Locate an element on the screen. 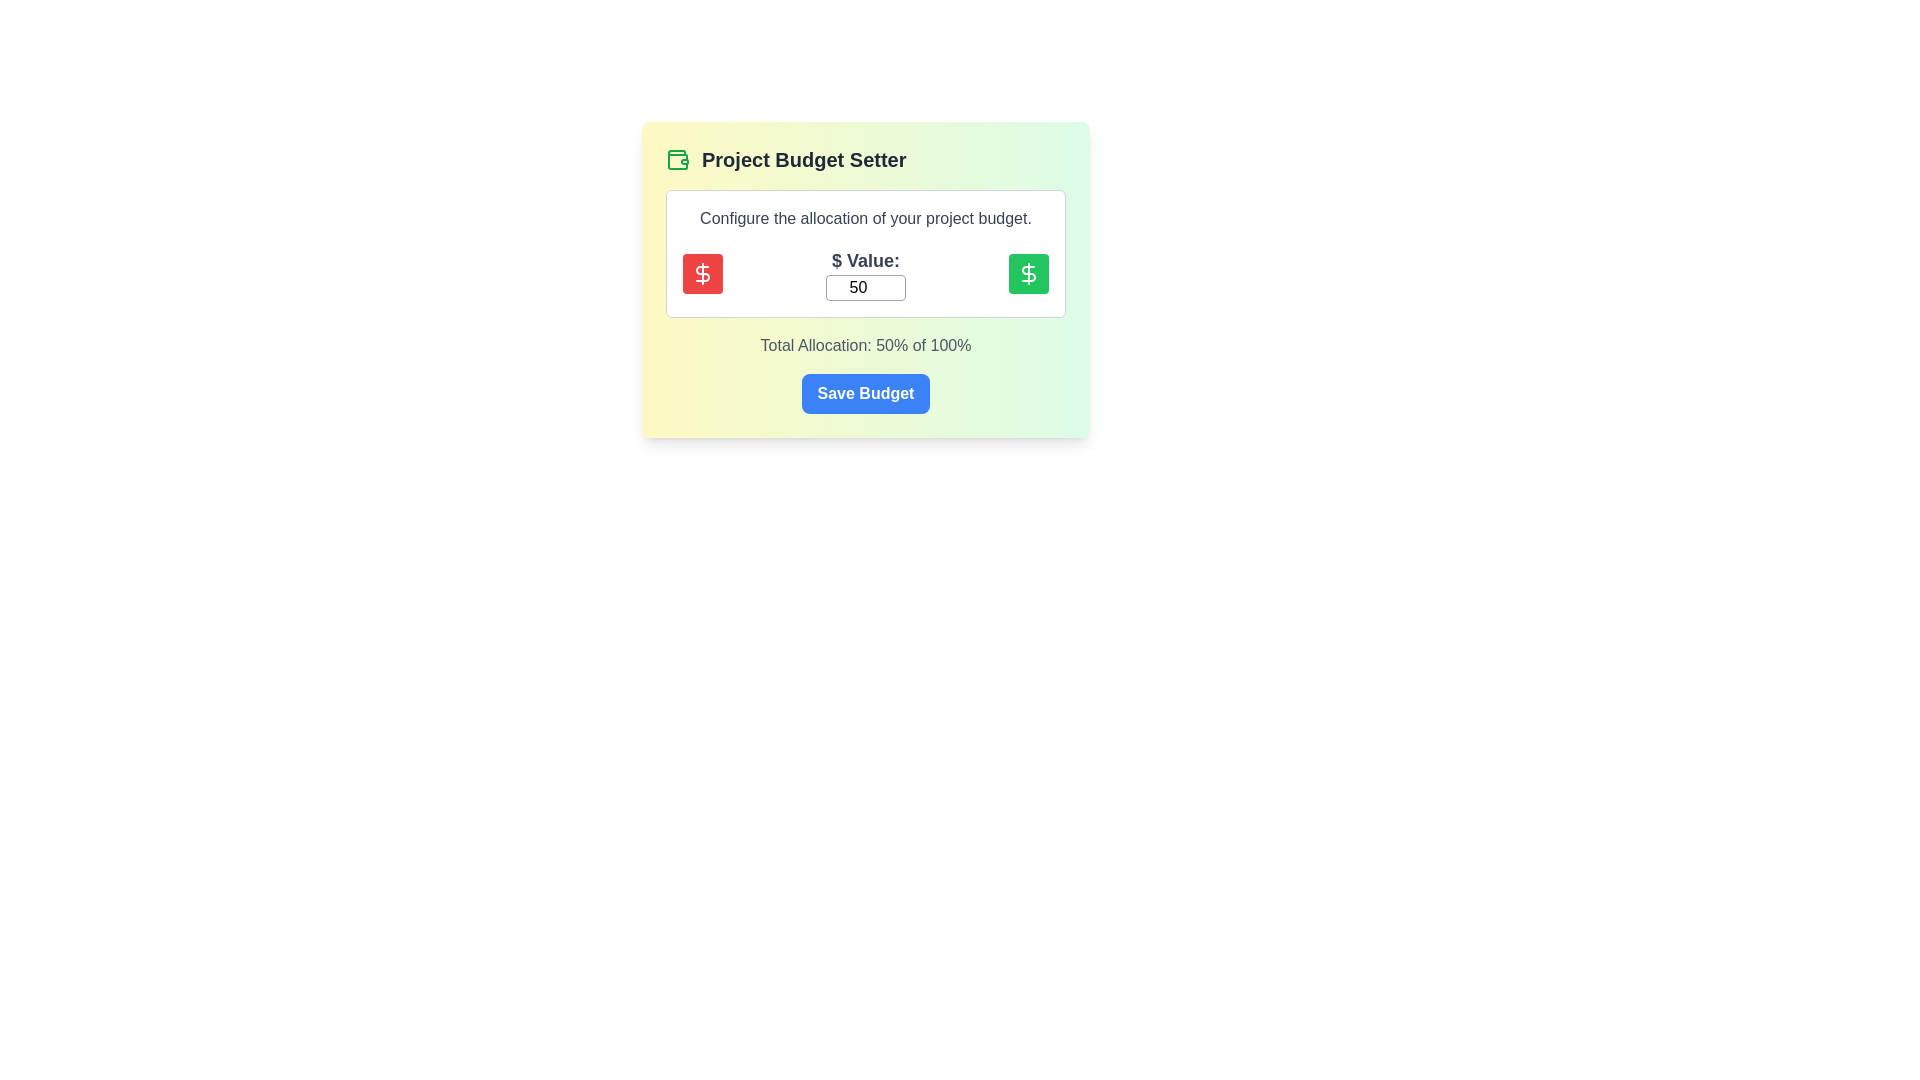 Image resolution: width=1920 pixels, height=1080 pixels. the 'Project Budget Setter' header with a green wallet icon at the top of the card interface is located at coordinates (865, 158).